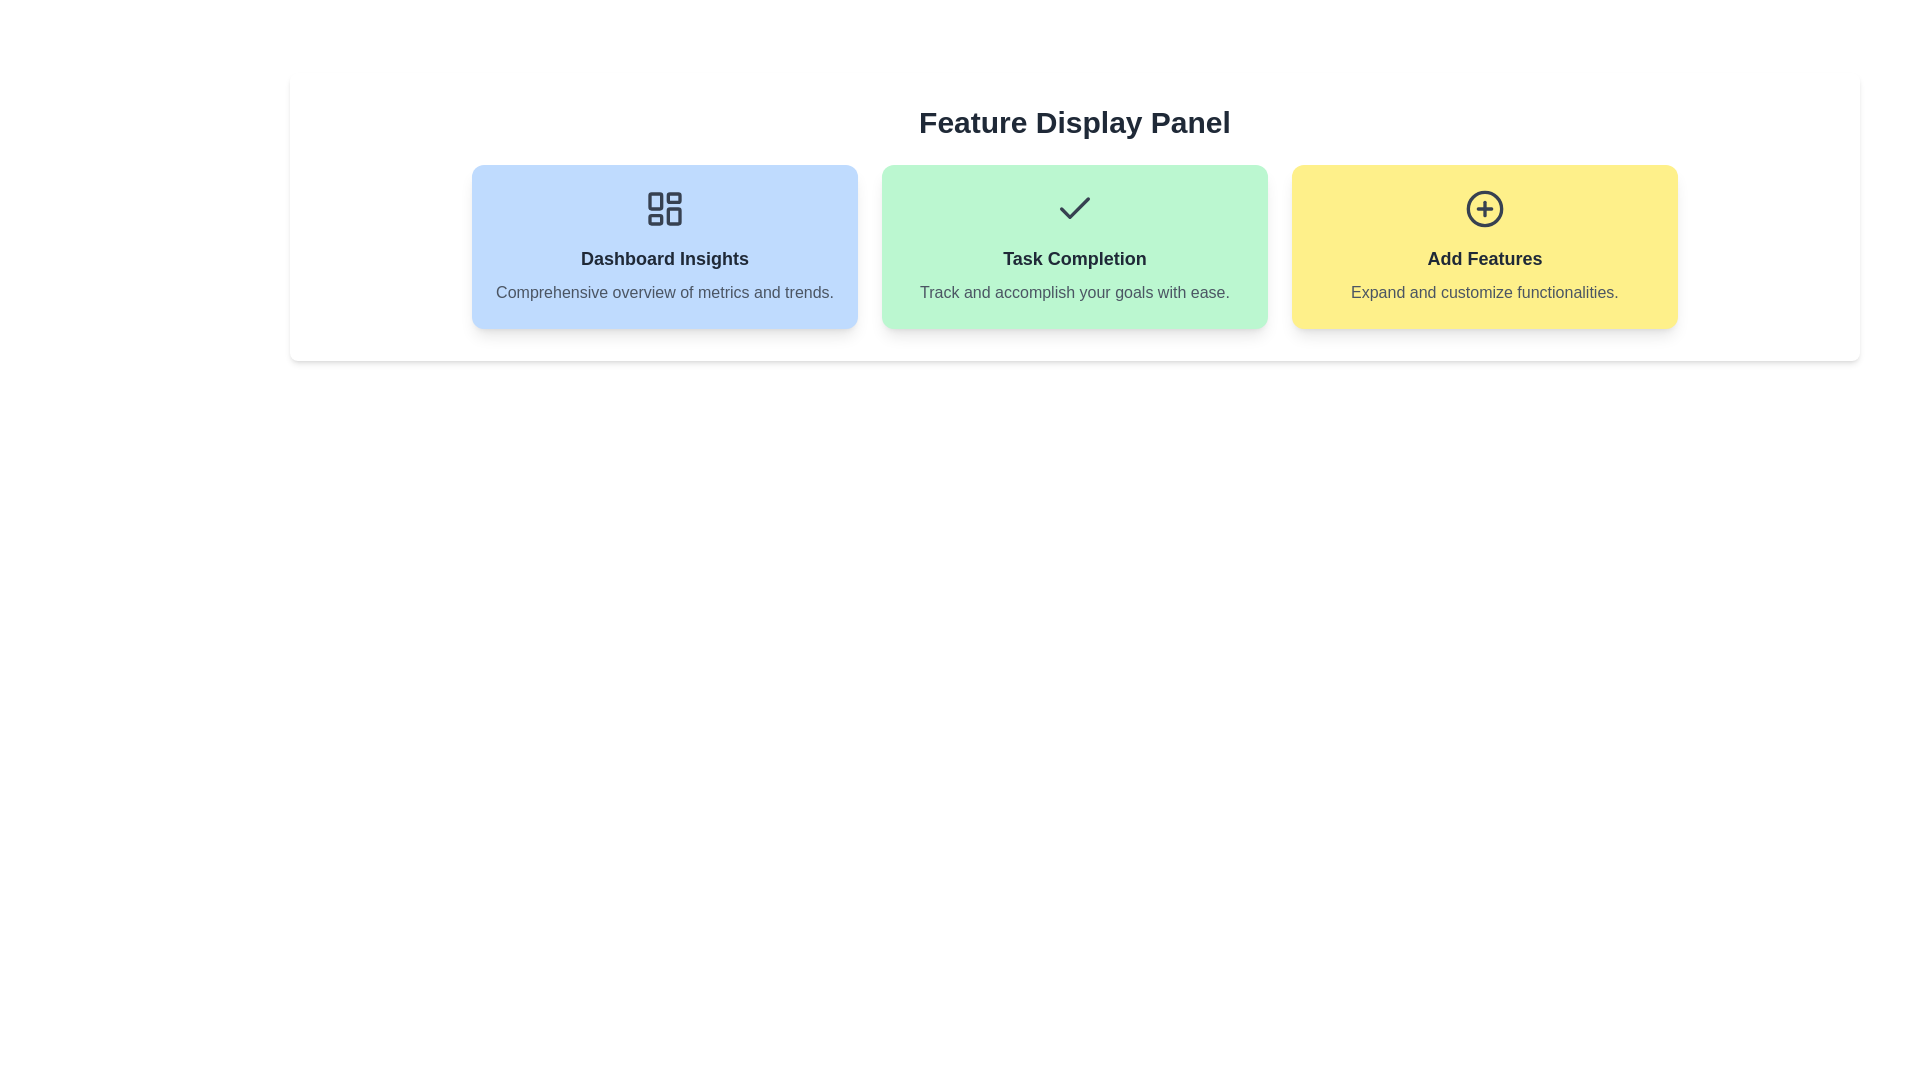 This screenshot has height=1080, width=1920. Describe the element at coordinates (1074, 293) in the screenshot. I see `the static descriptive text element located beneath the 'Task Completion' title and checkmark icon within the card` at that location.